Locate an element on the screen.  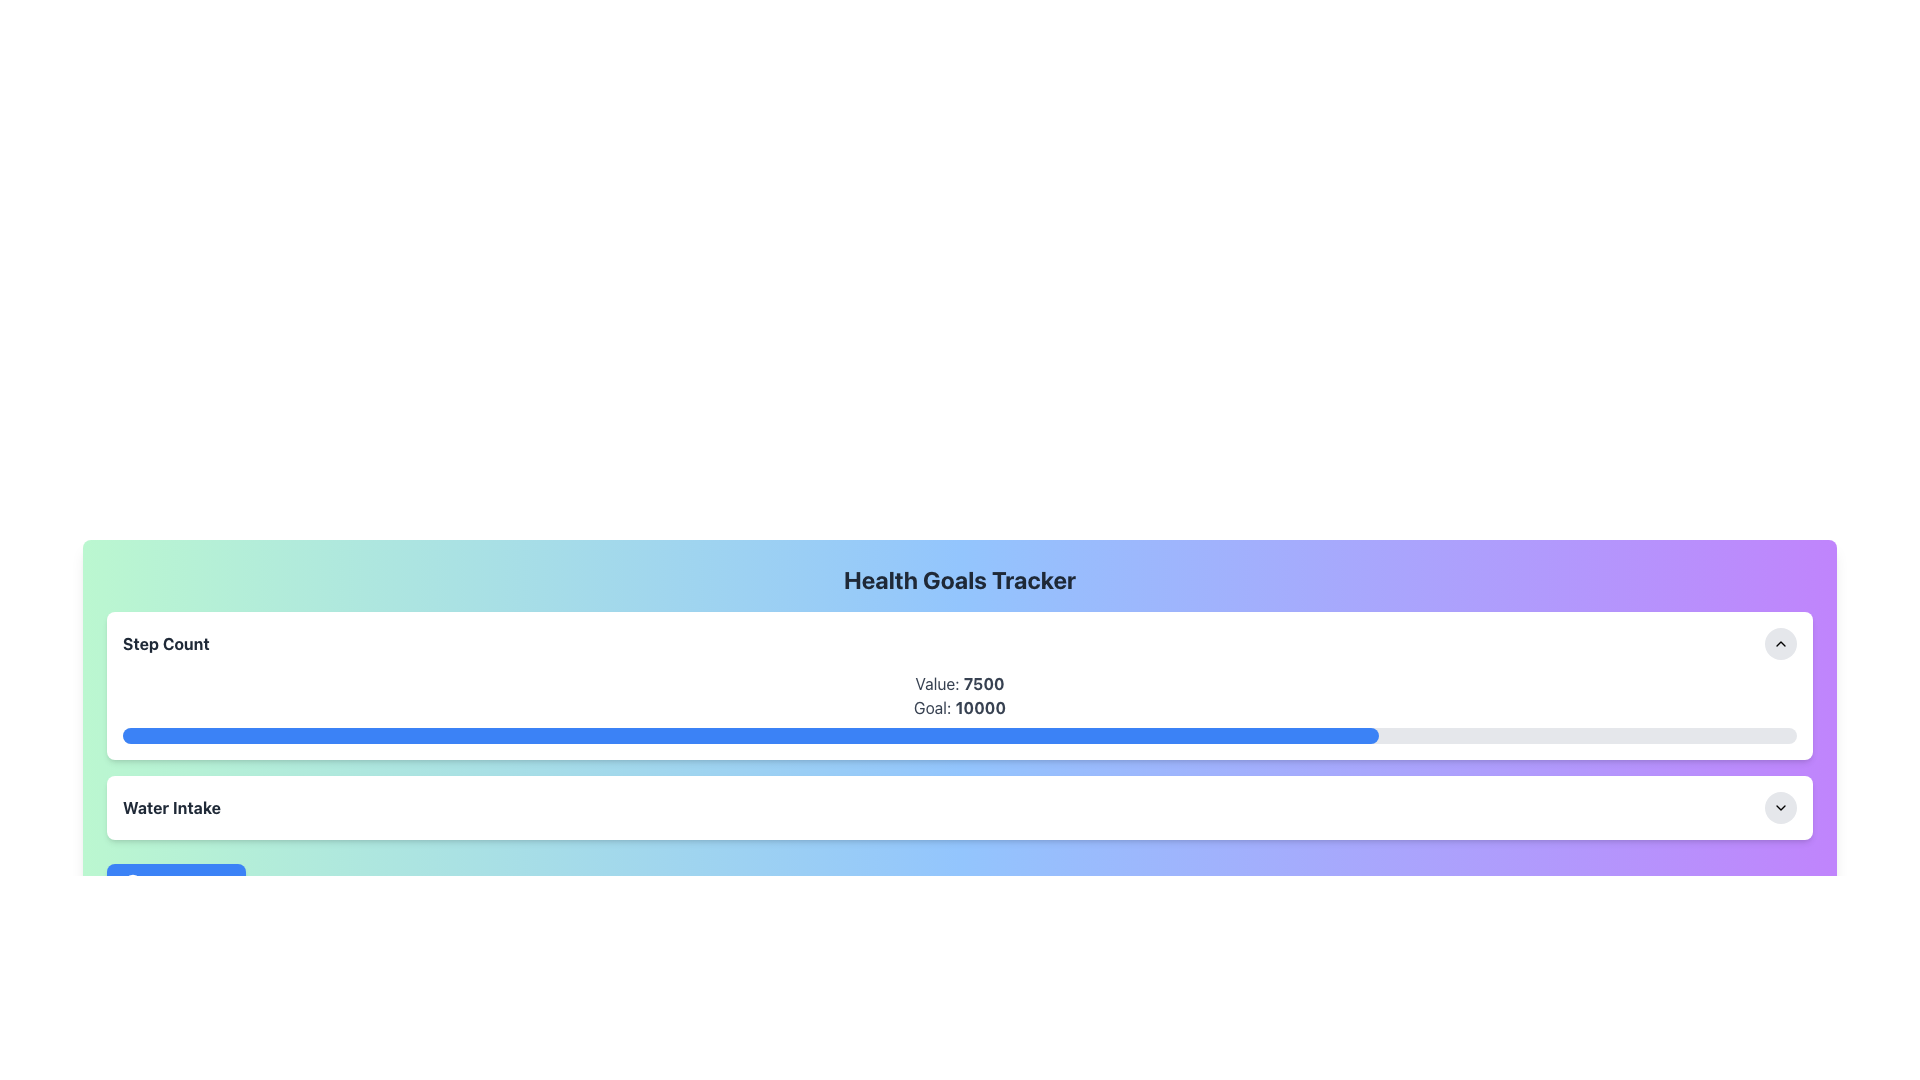
the Static Text Label displaying 'Value: 7500', which is positioned below the header 'Health Goals Tracker' and above the 'Goal: 10000' label is located at coordinates (960, 682).